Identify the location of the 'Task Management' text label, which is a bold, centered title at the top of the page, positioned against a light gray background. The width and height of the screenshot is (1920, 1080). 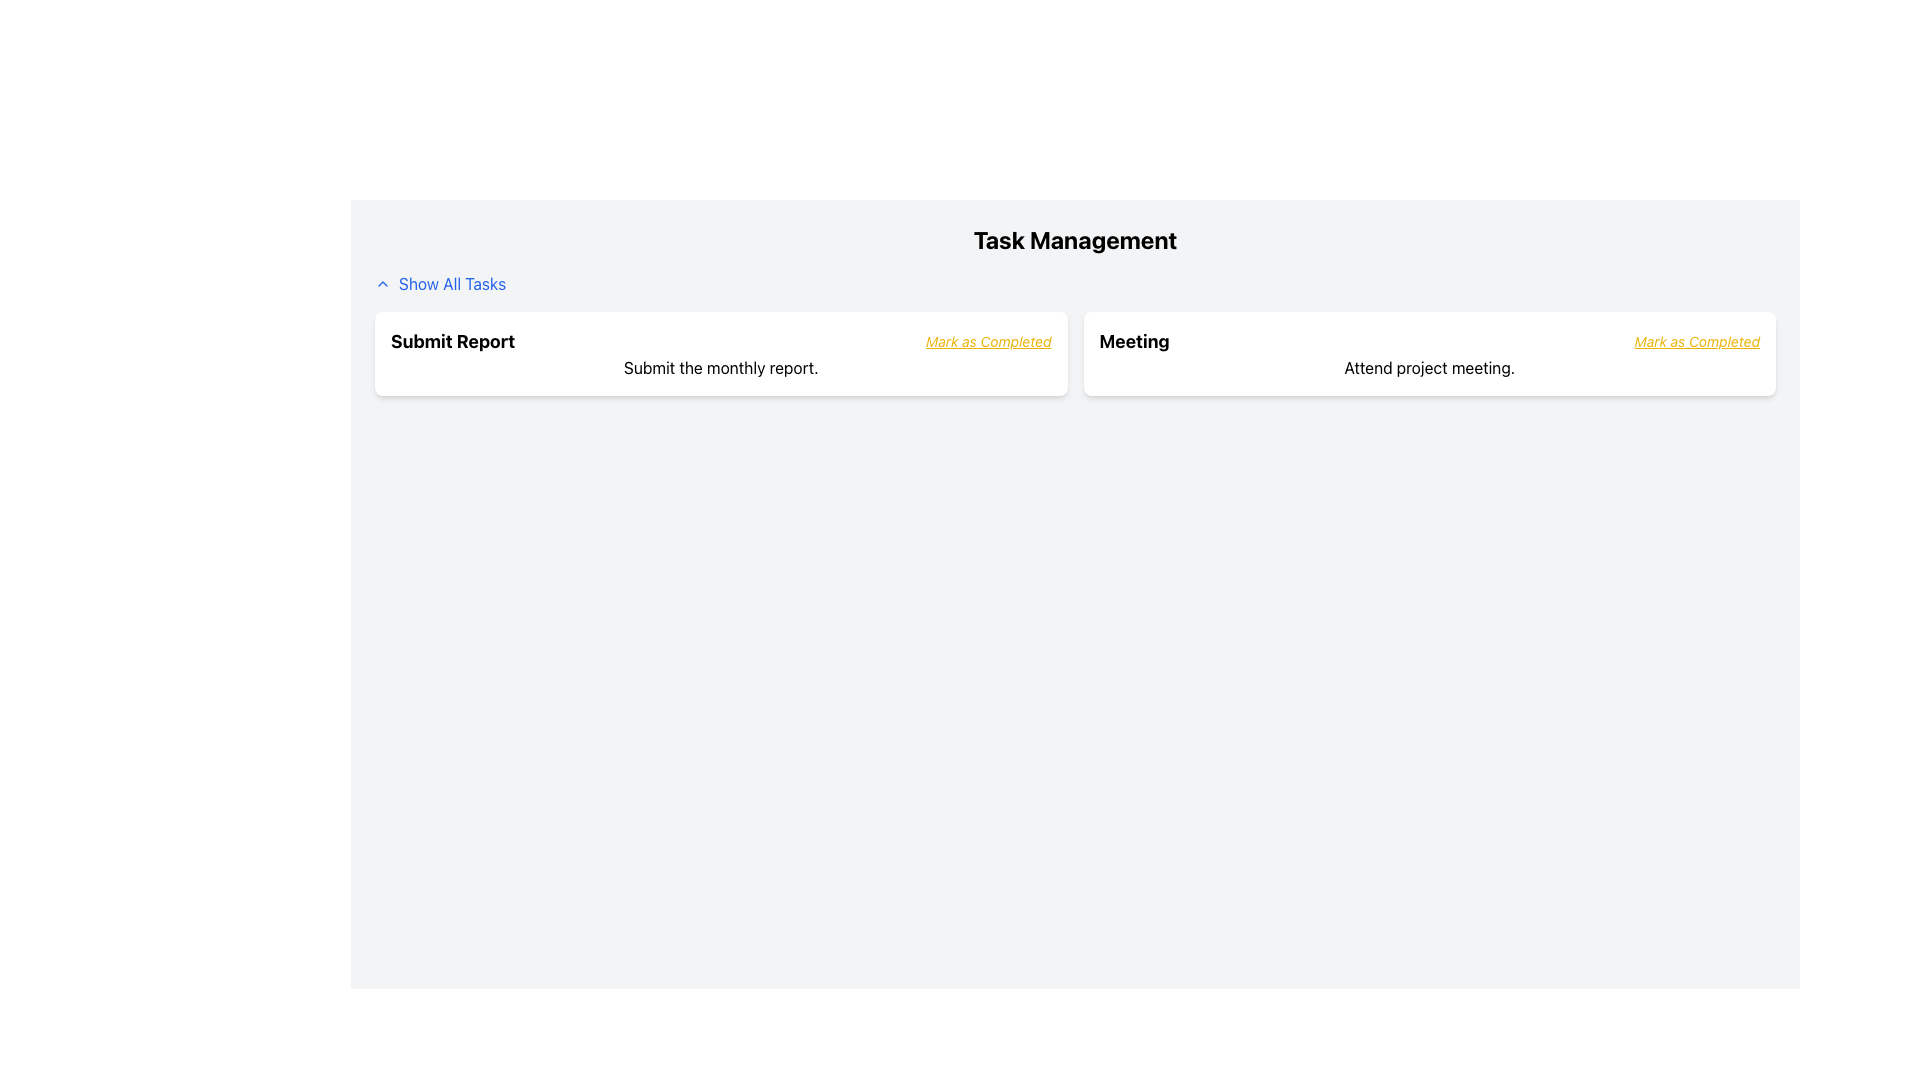
(1074, 238).